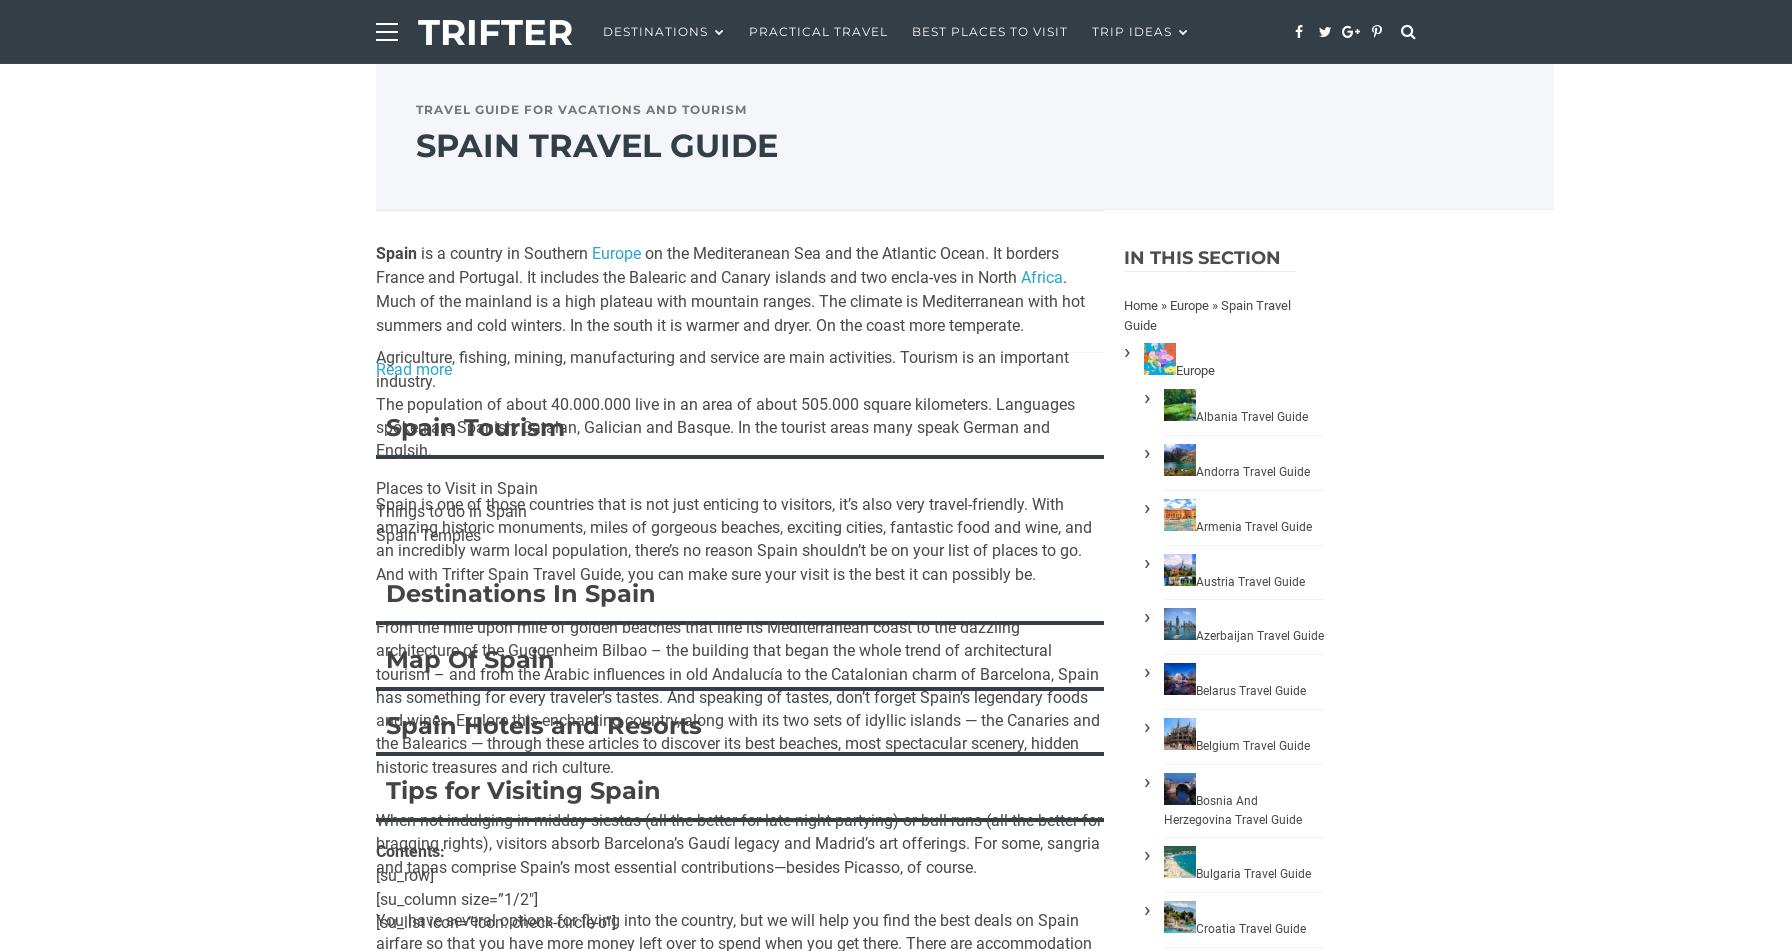  Describe the element at coordinates (375, 486) in the screenshot. I see `'Places to Visit in Spain'` at that location.